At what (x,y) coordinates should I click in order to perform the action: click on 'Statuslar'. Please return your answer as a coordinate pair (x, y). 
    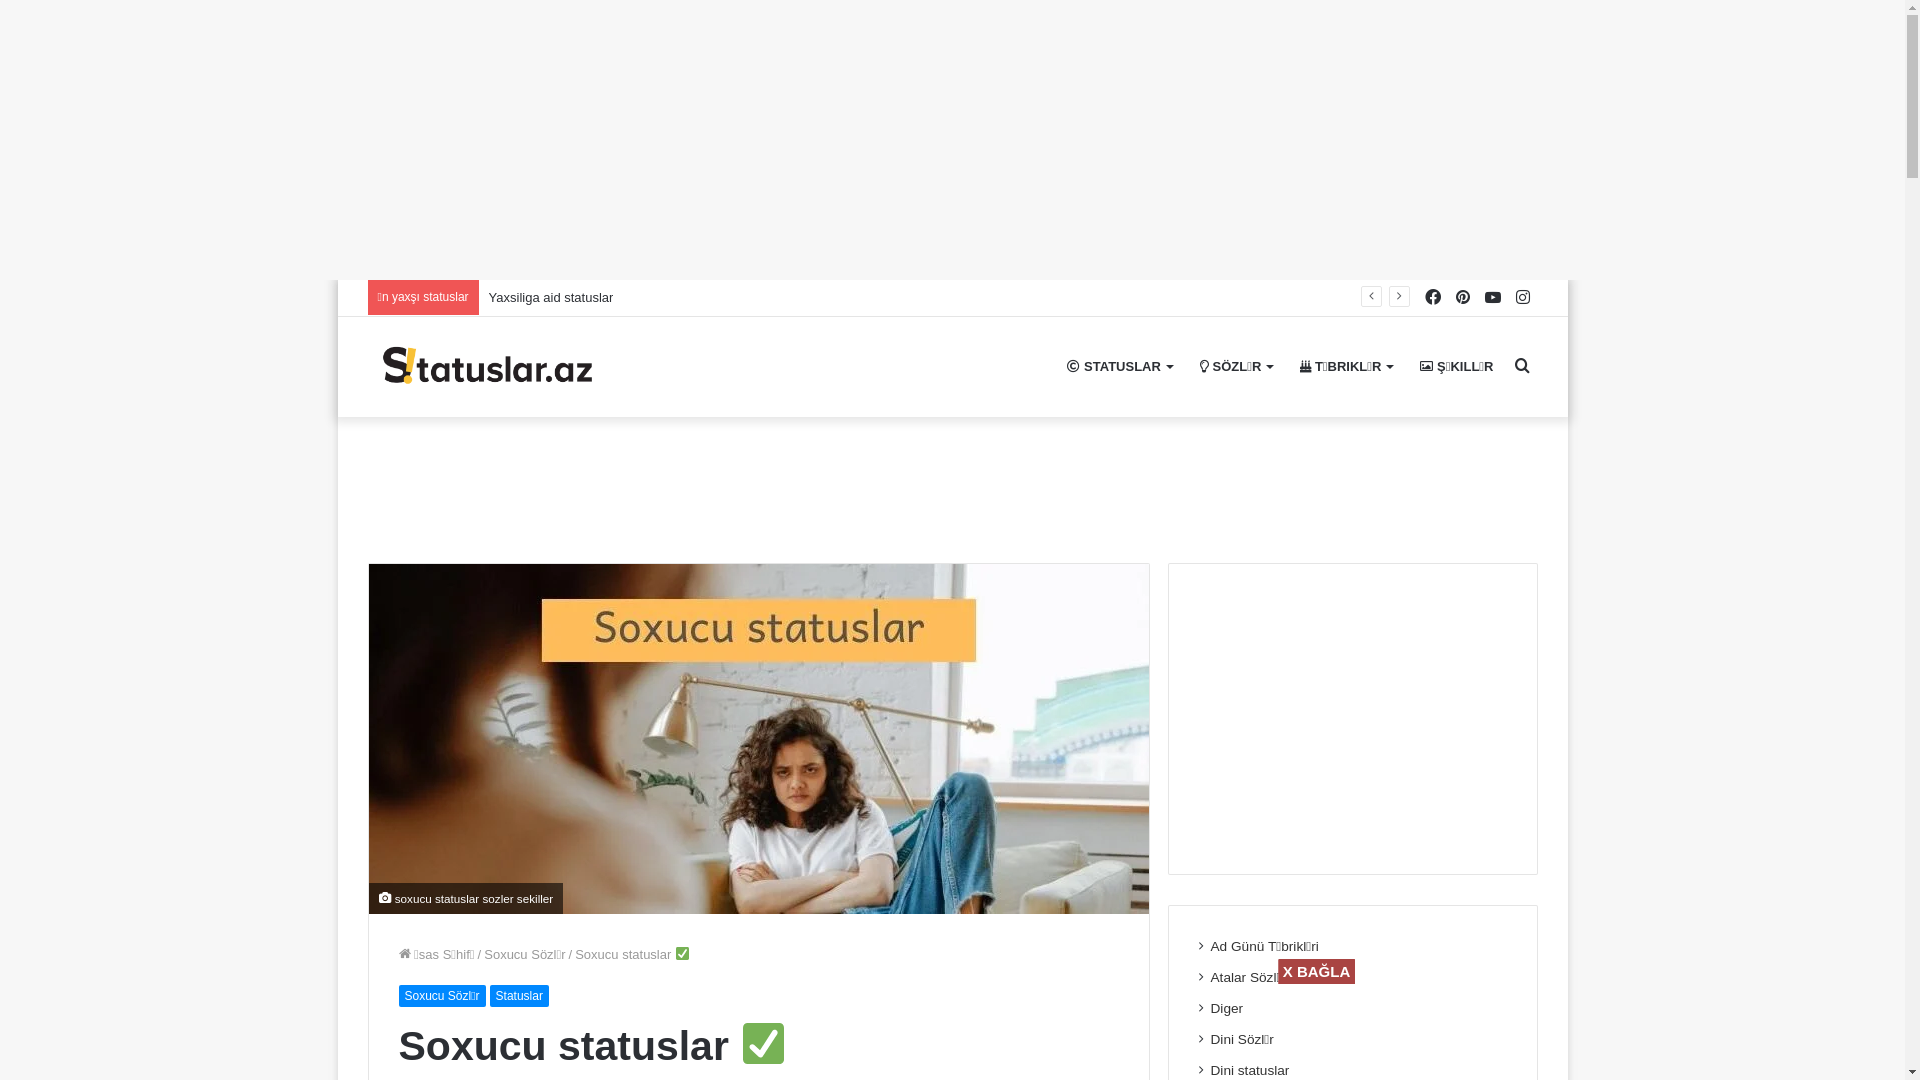
    Looking at the image, I should click on (489, 995).